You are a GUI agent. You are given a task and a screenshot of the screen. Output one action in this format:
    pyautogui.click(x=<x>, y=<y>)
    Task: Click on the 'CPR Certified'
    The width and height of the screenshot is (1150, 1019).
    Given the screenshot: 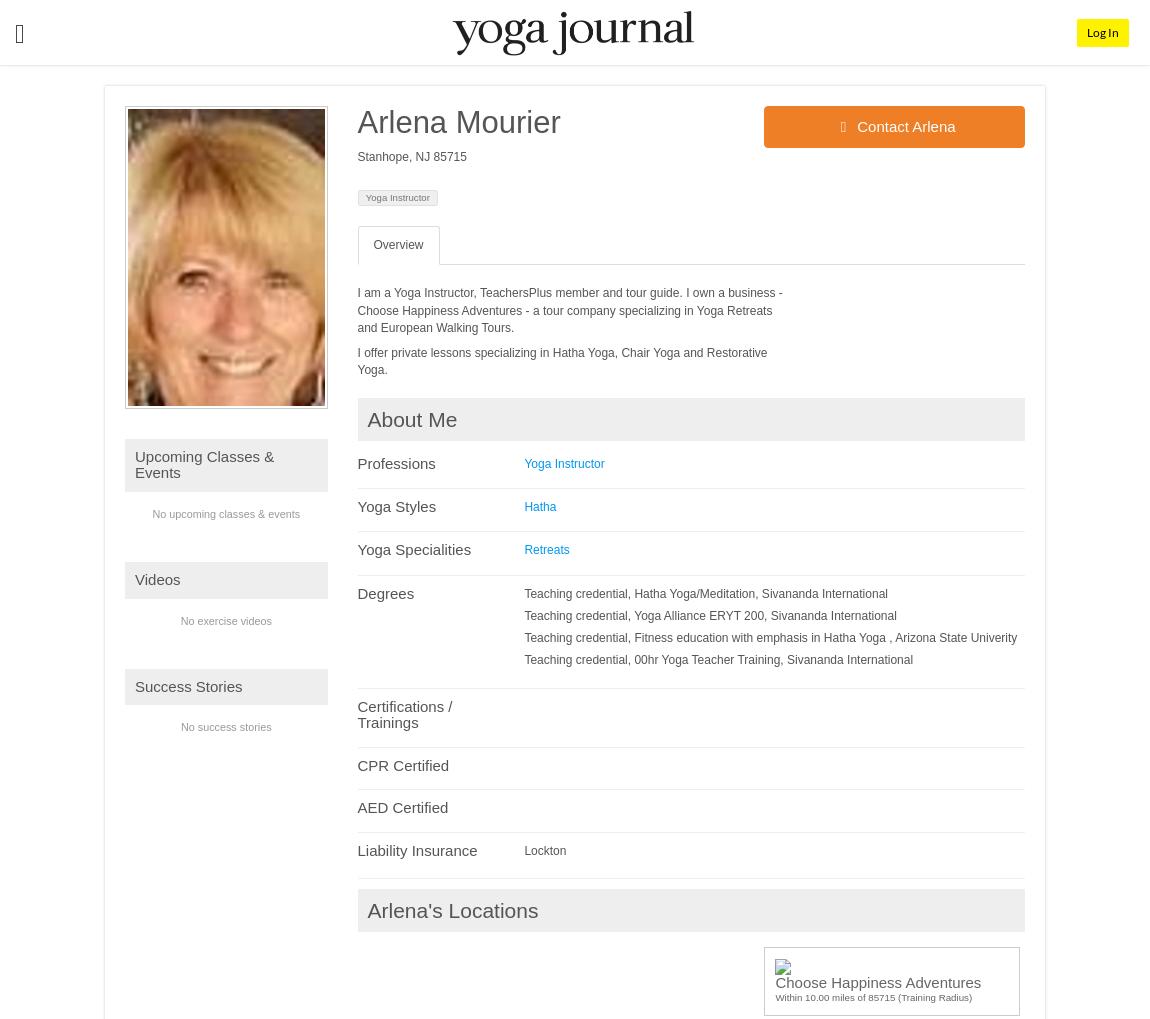 What is the action you would take?
    pyautogui.click(x=402, y=763)
    